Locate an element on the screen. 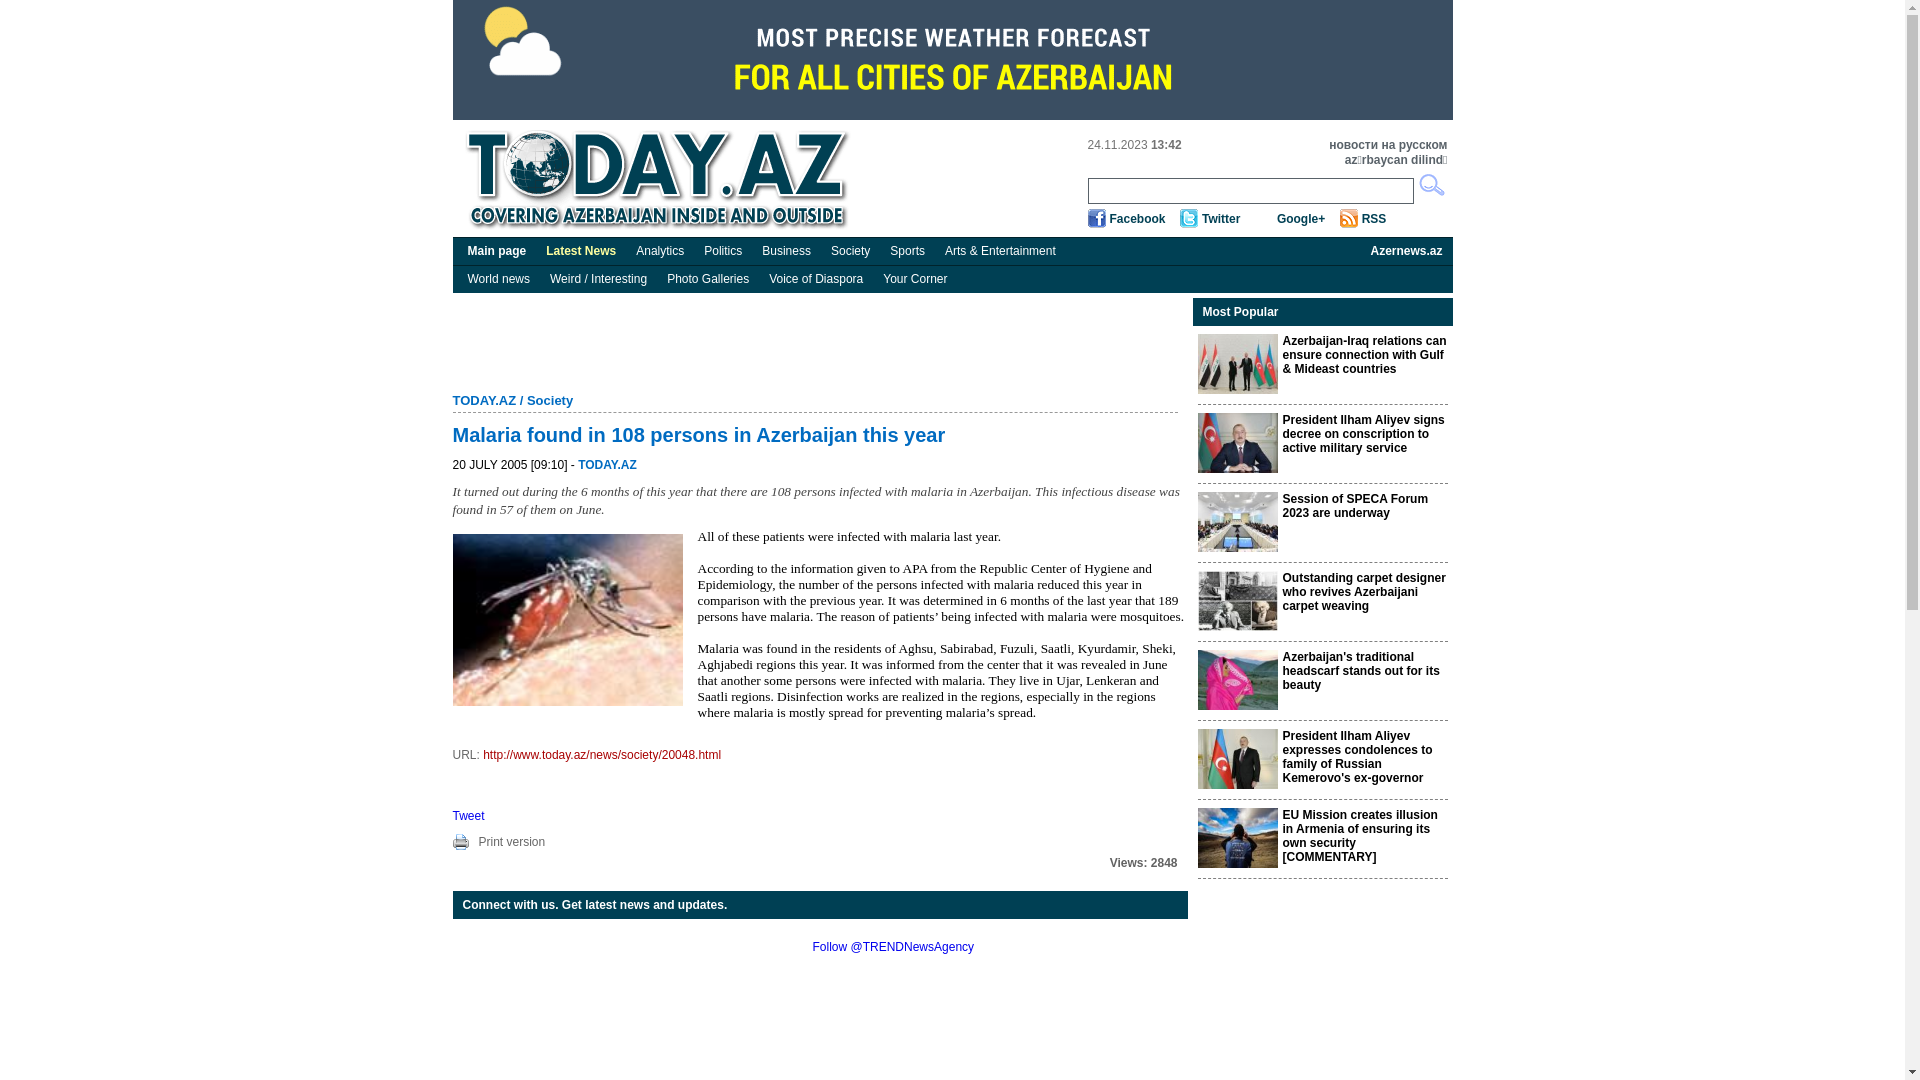 The height and width of the screenshot is (1080, 1920). 'Photo Galleries' is located at coordinates (708, 278).